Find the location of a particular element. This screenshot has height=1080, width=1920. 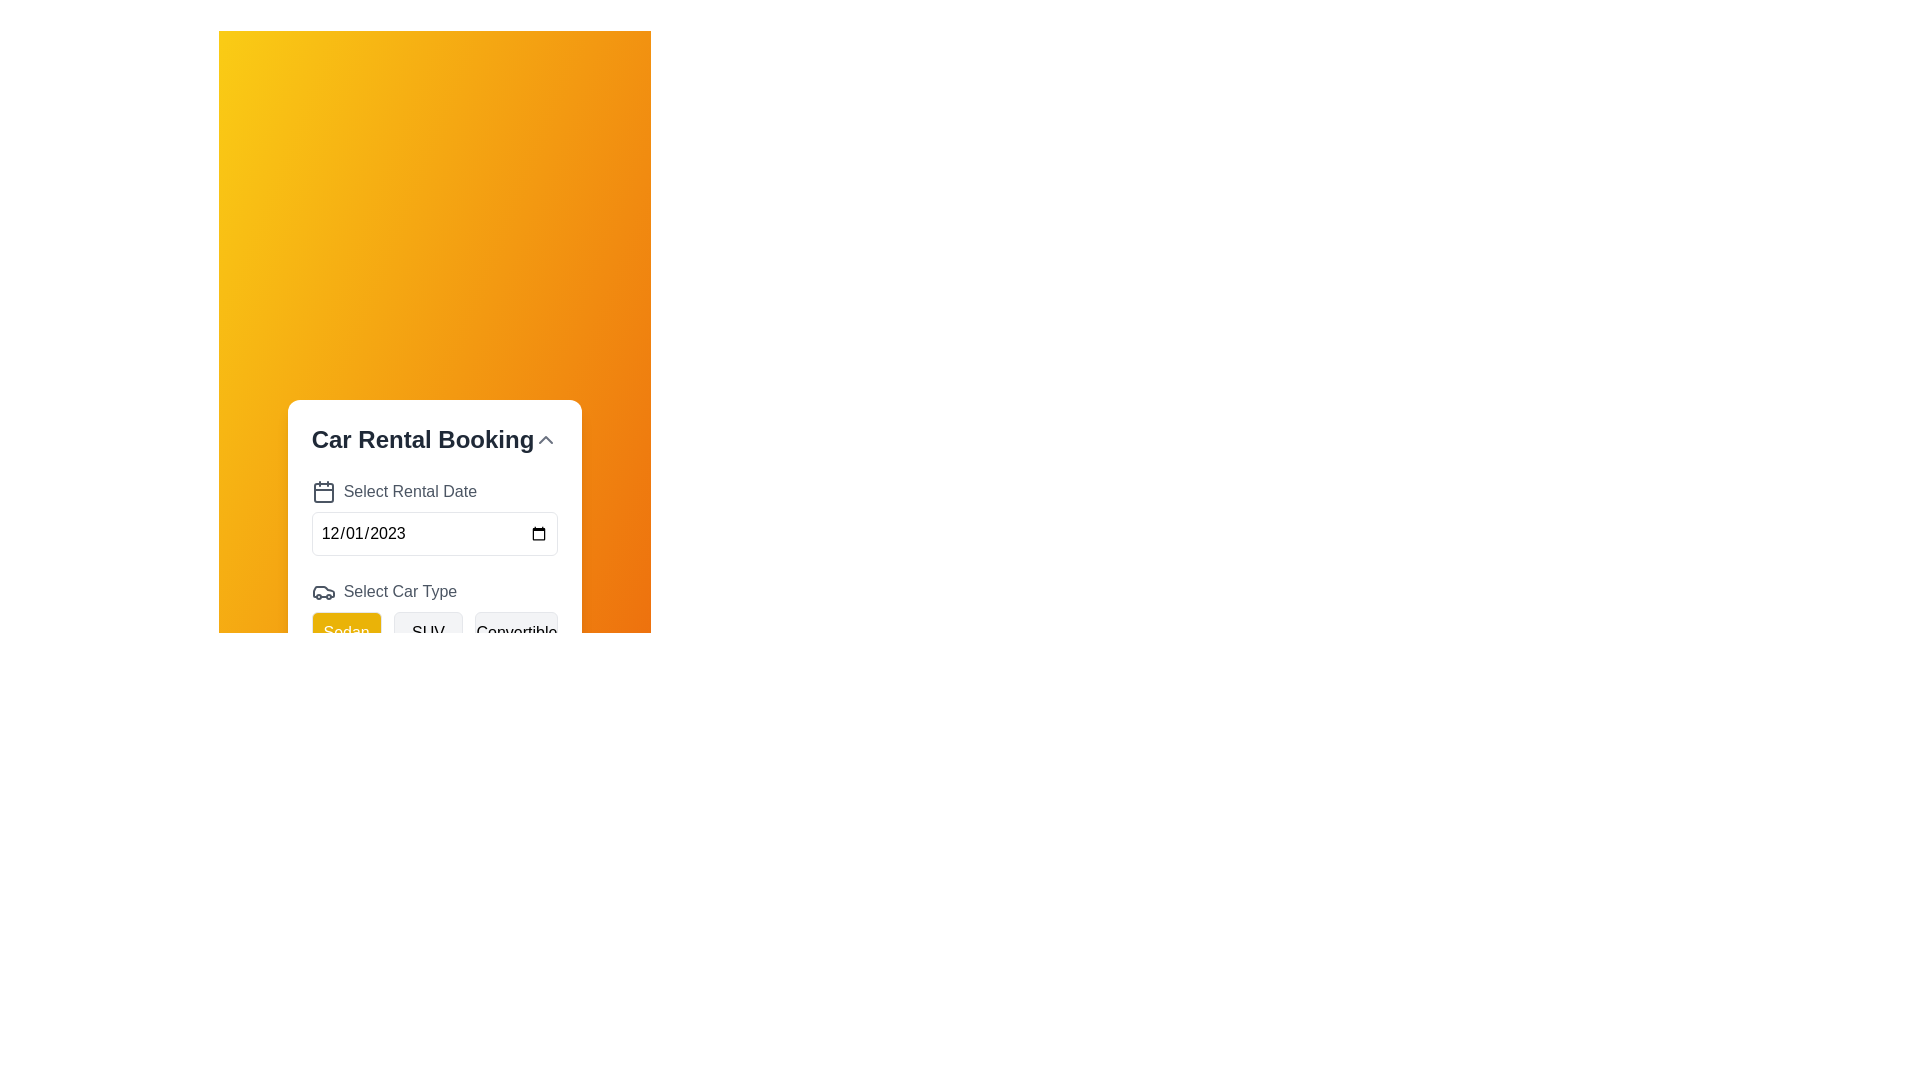

the calendar icon that serves as a visual indicator for selecting a rental date, located to the left of the 'Select Rental Date' label is located at coordinates (323, 492).